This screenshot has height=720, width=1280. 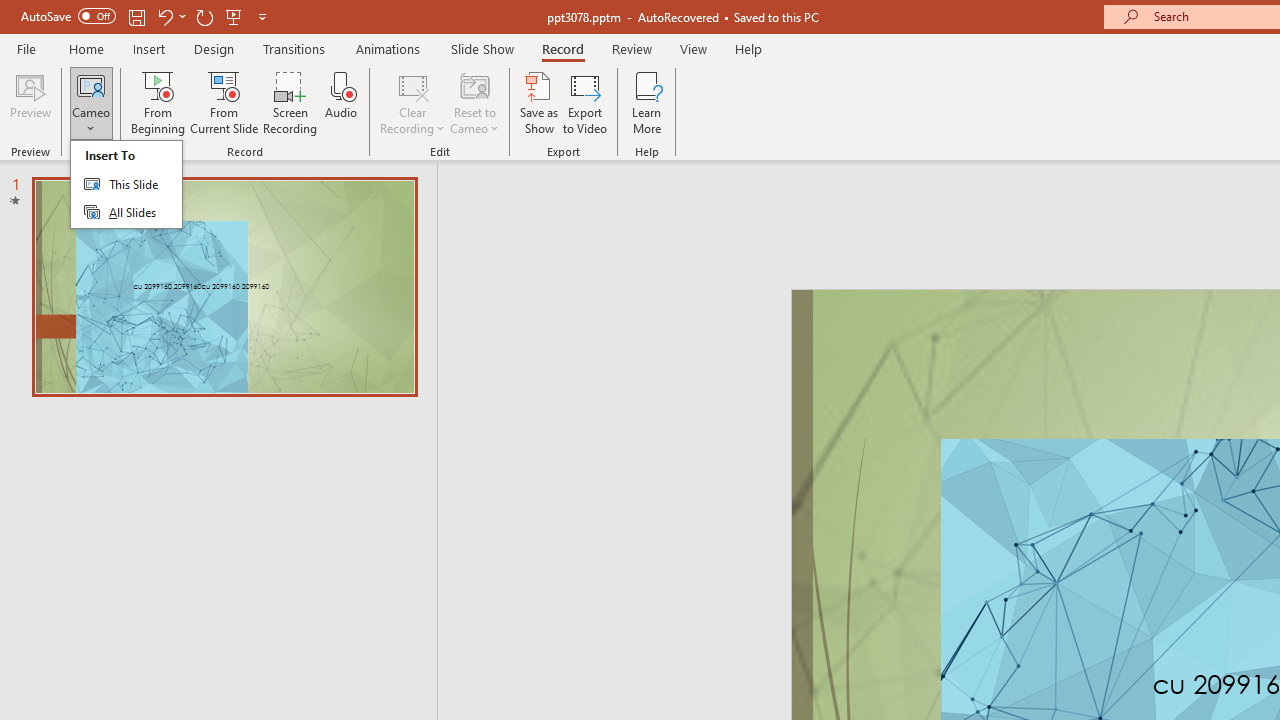 I want to click on 'File Tab', so click(x=26, y=47).